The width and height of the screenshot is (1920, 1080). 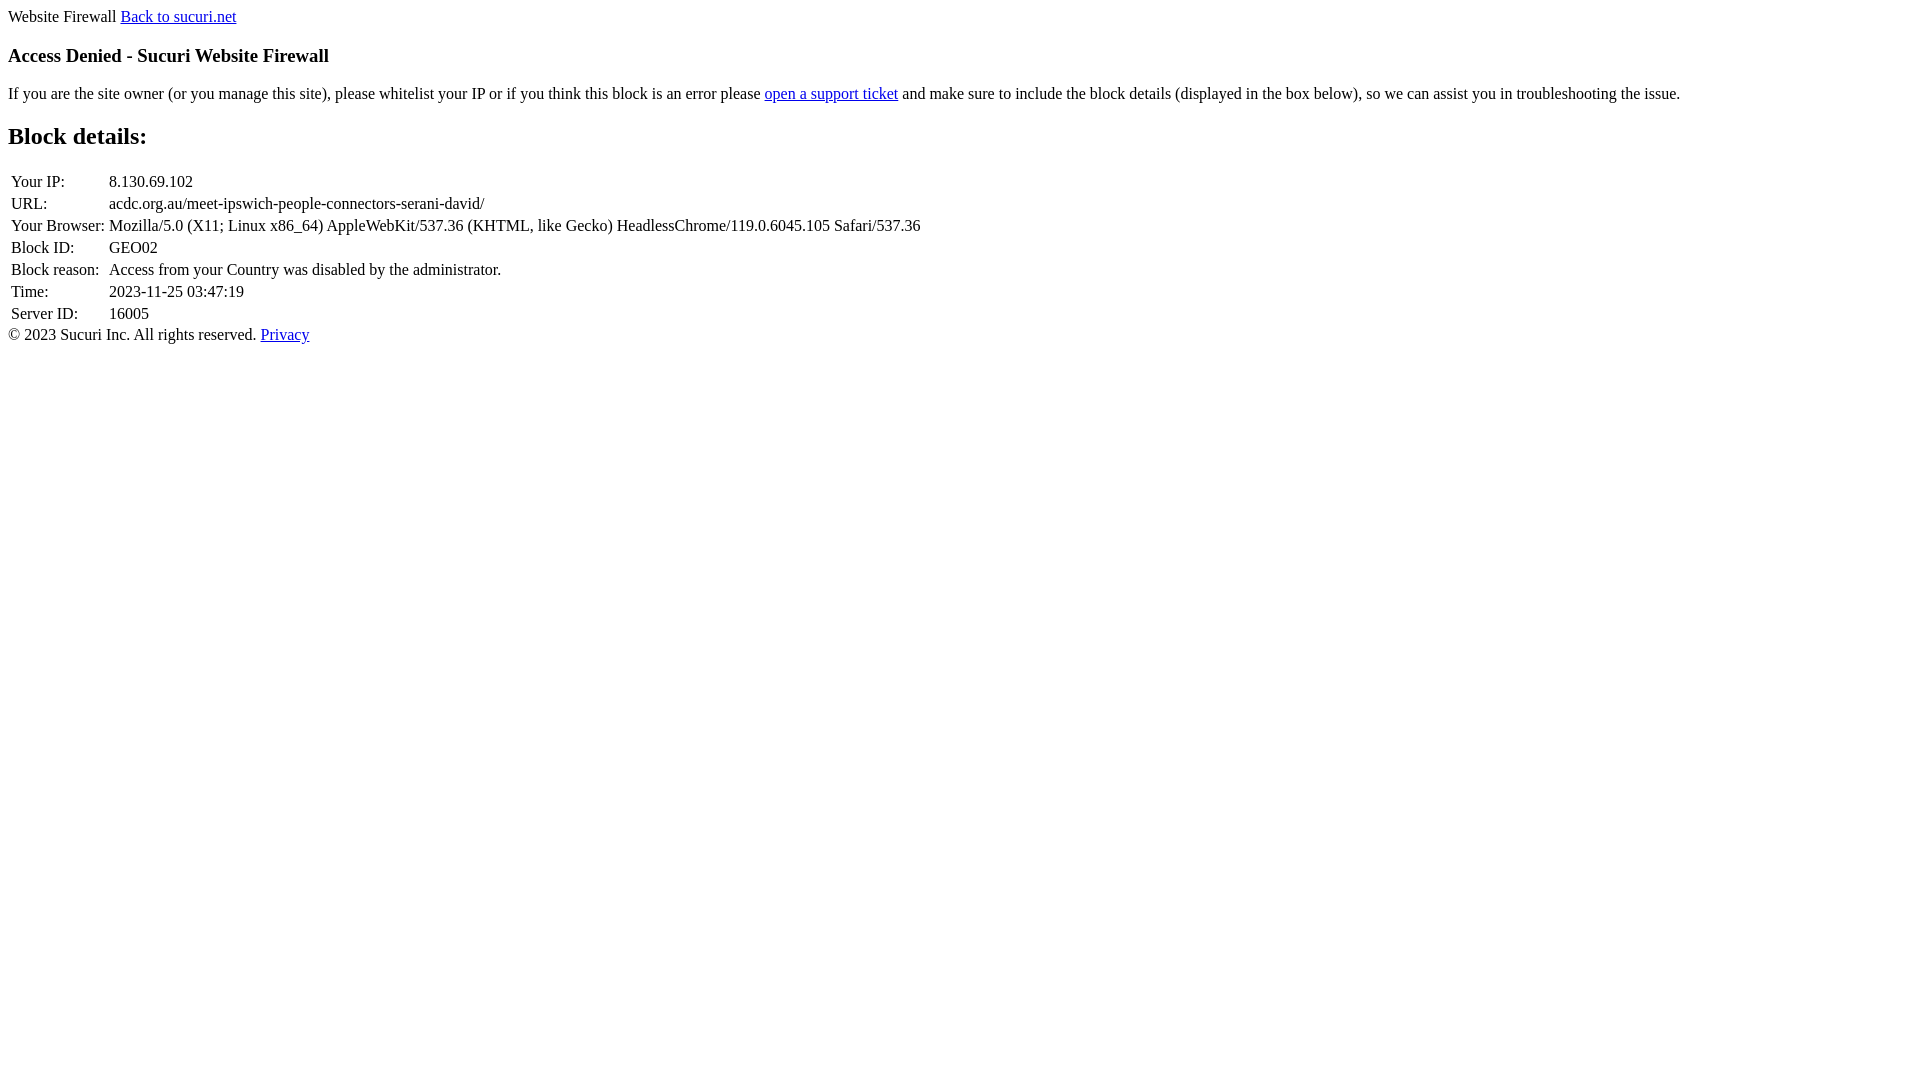 I want to click on 'open a support ticket', so click(x=831, y=93).